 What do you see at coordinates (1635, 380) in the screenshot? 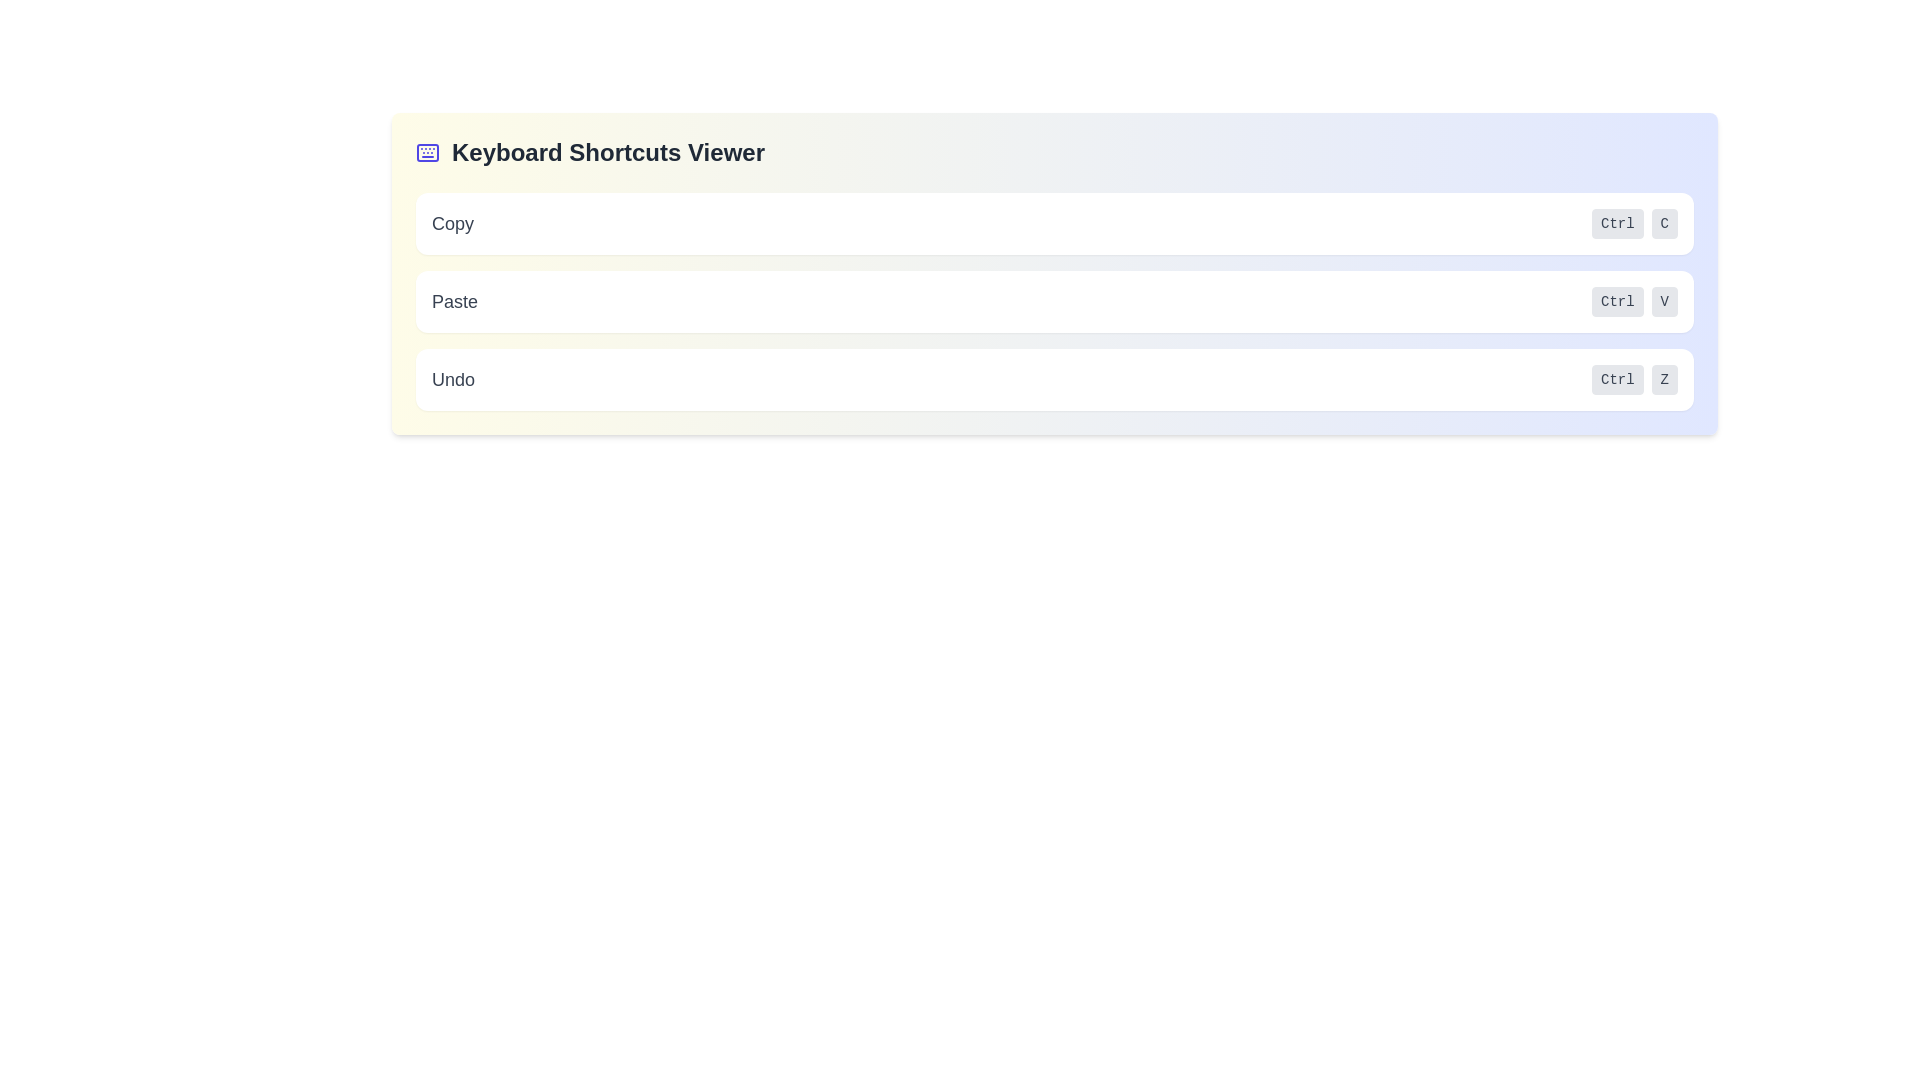
I see `the label displaying the keyboard shortcut 'Ctrl+Z' for the 'Undo' action, located on the rightmost side of the 'Undo' row in the keyboard shortcuts list` at bounding box center [1635, 380].